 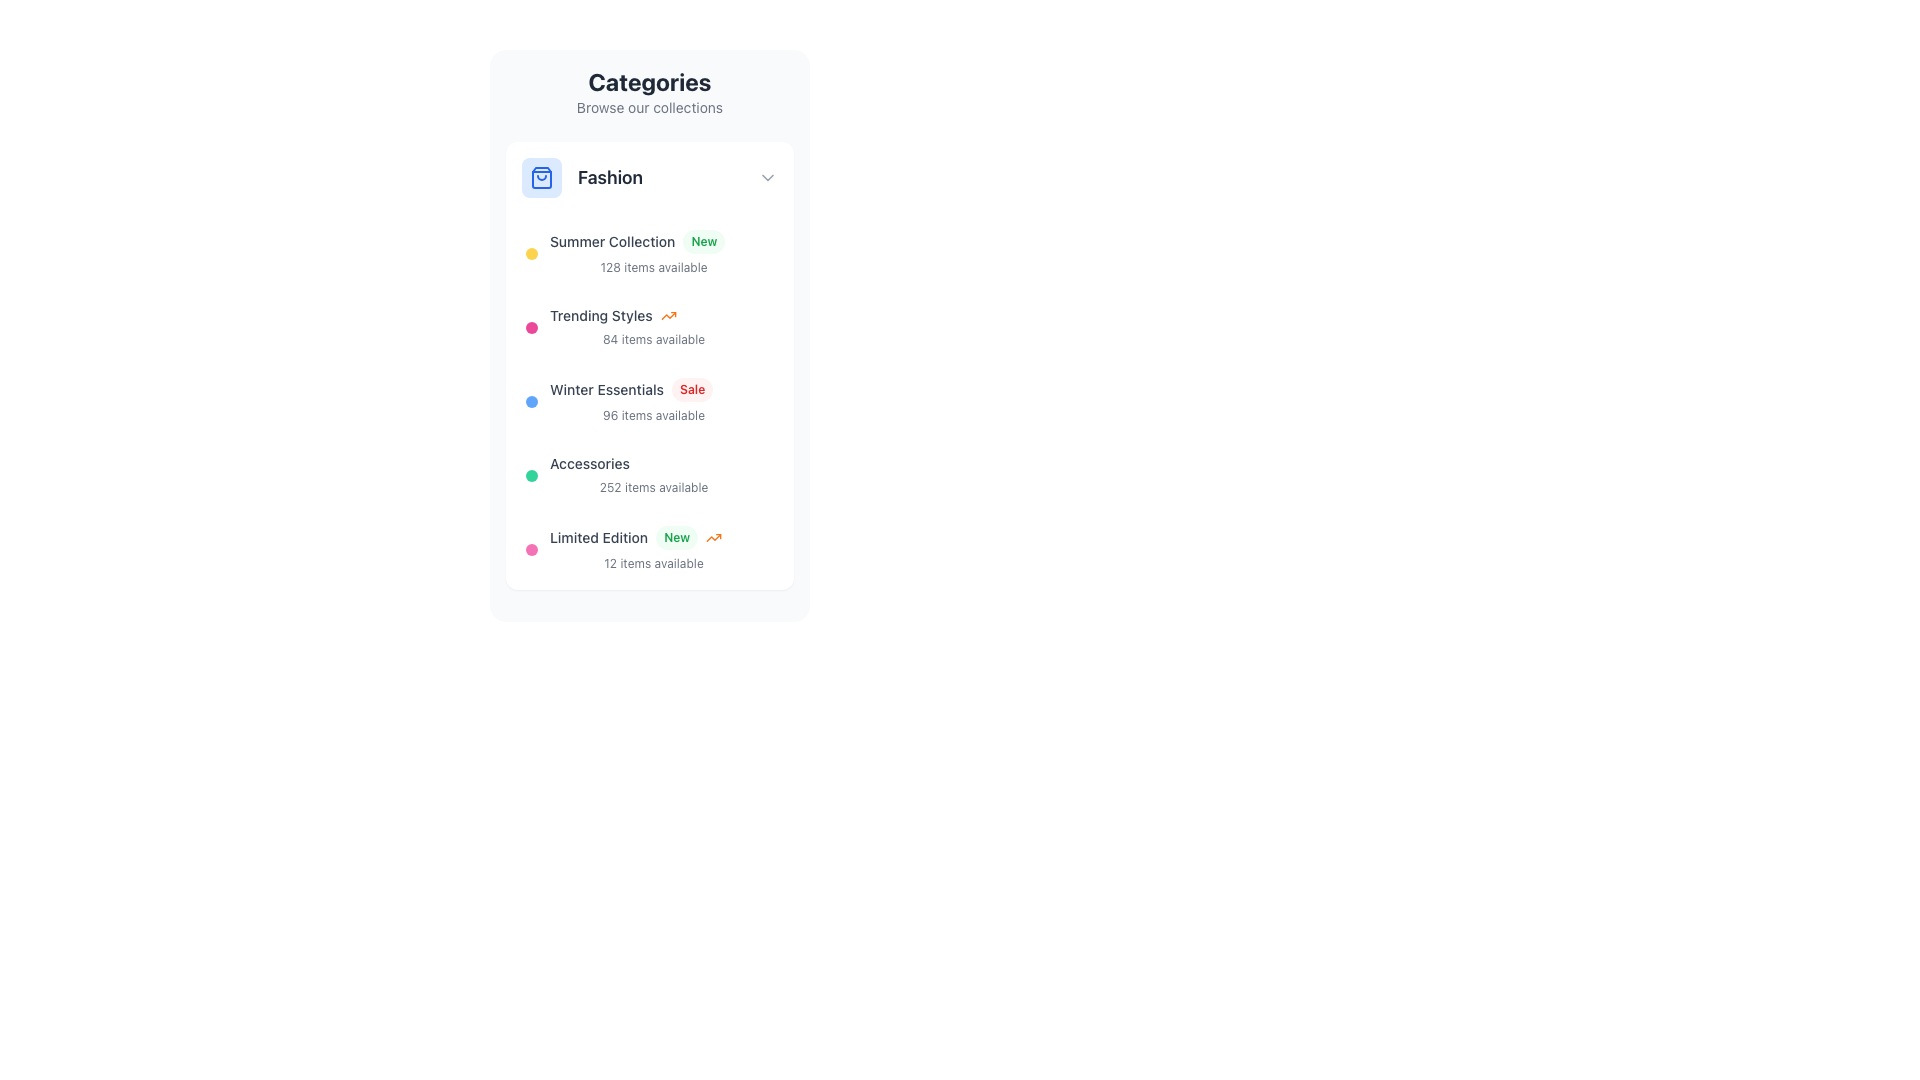 I want to click on the 'Limited Edition' text label with decorative icons located at the bottom of the Fashion category list in the sidebar, so click(x=653, y=536).